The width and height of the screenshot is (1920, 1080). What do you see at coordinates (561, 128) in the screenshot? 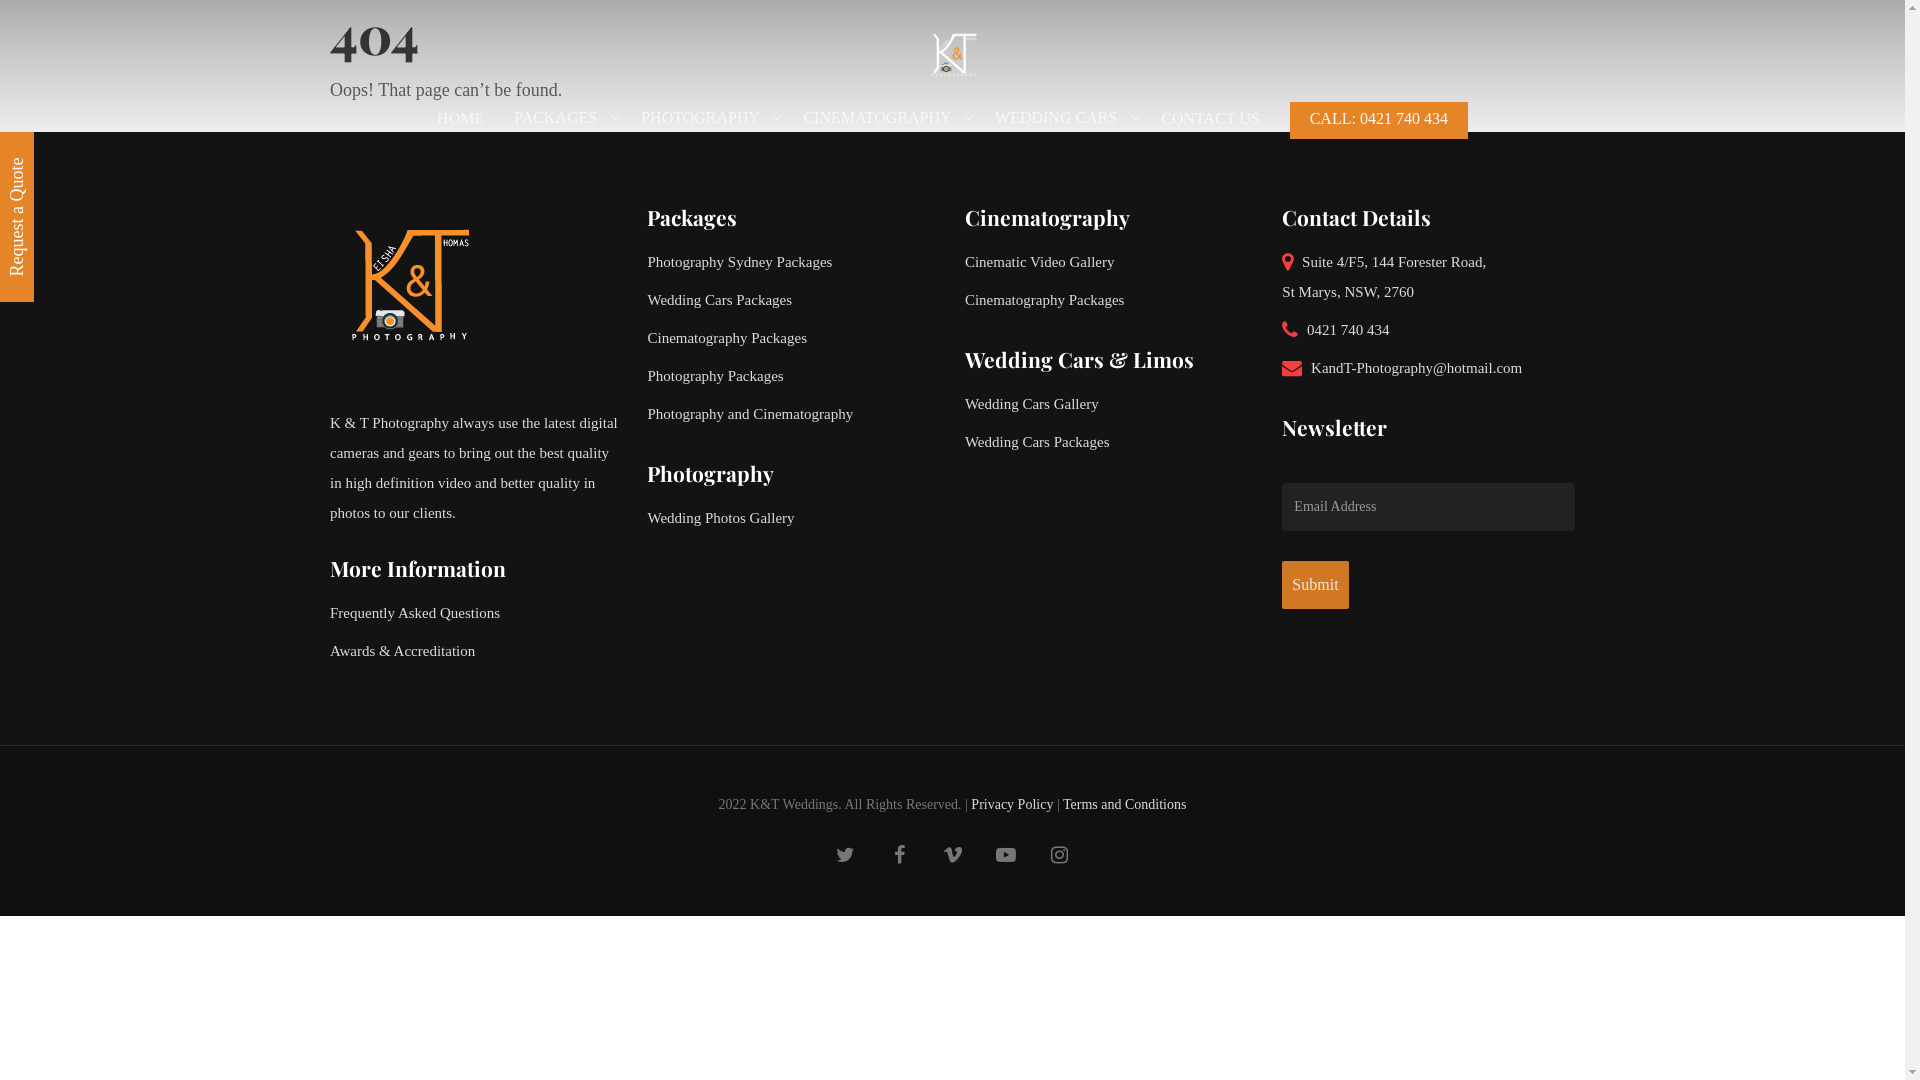
I see `'PACKAGES'` at bounding box center [561, 128].